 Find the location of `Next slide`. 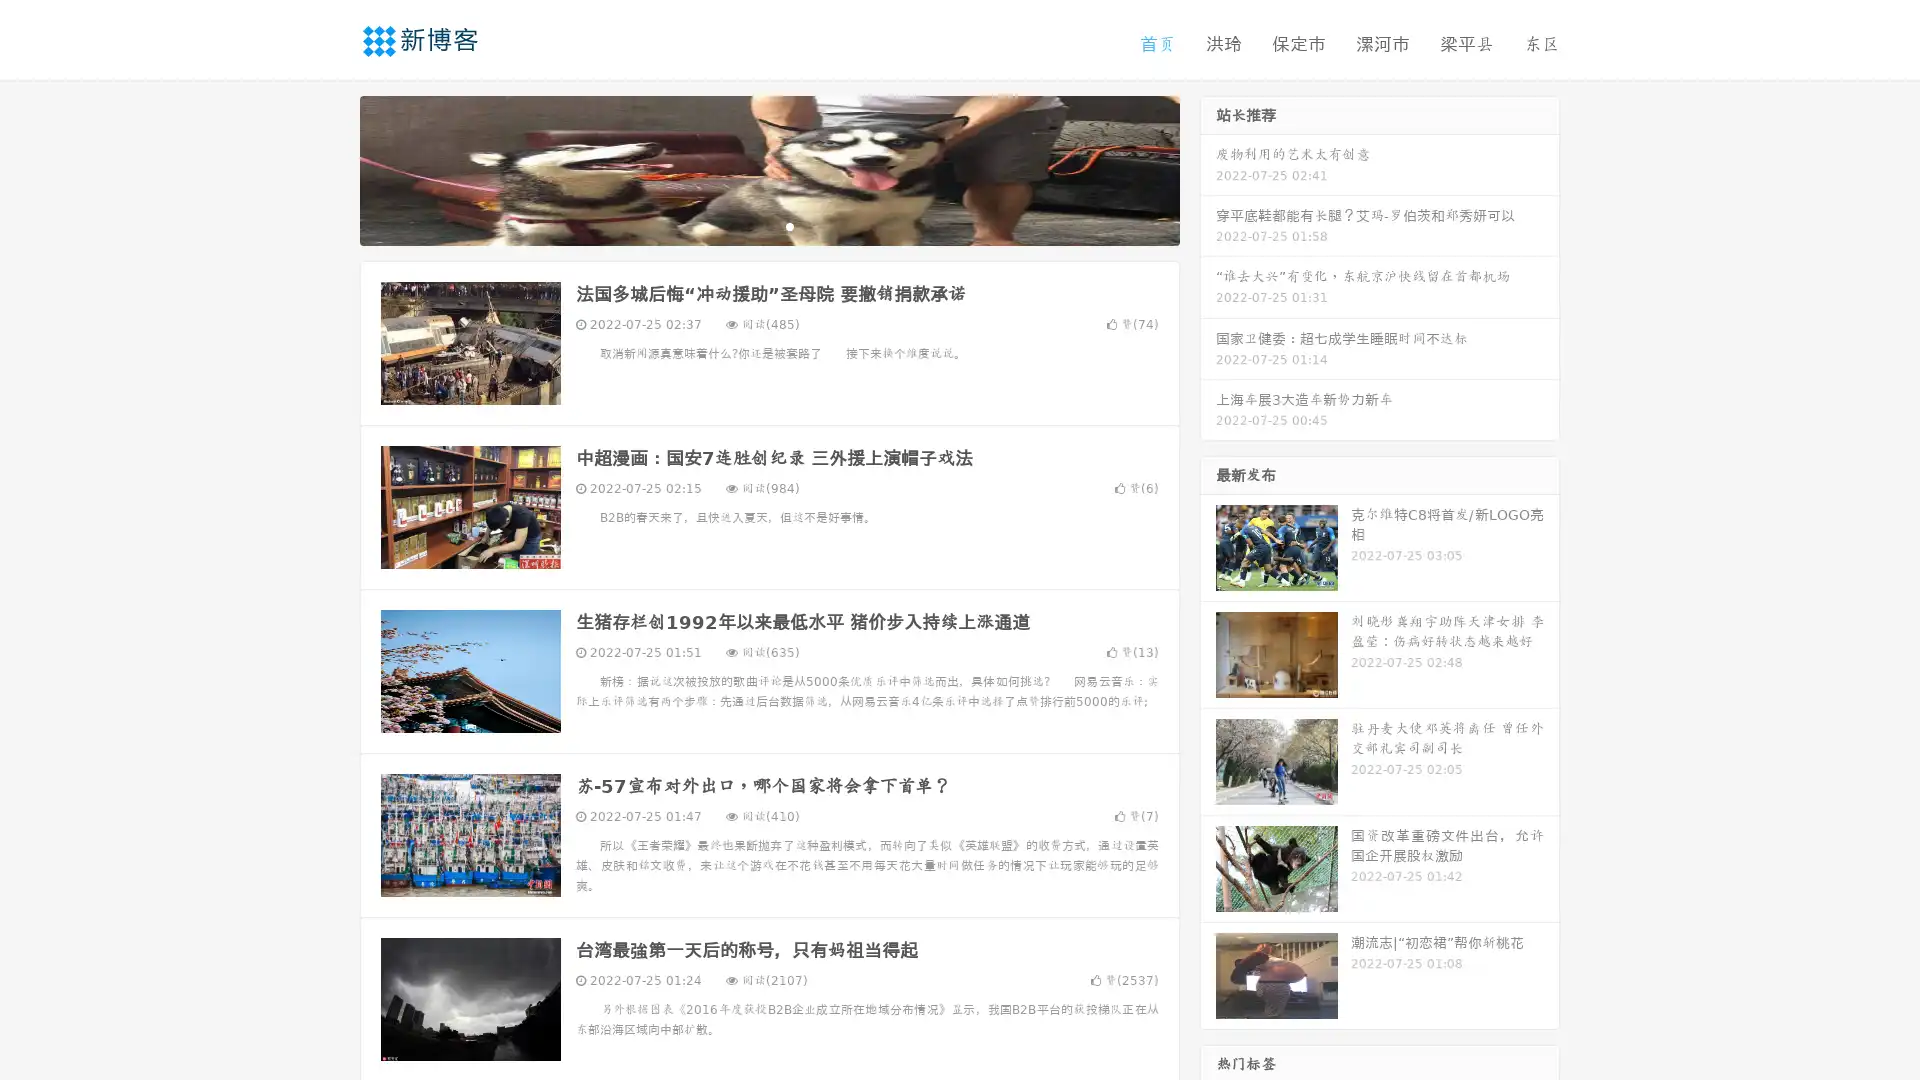

Next slide is located at coordinates (1208, 168).